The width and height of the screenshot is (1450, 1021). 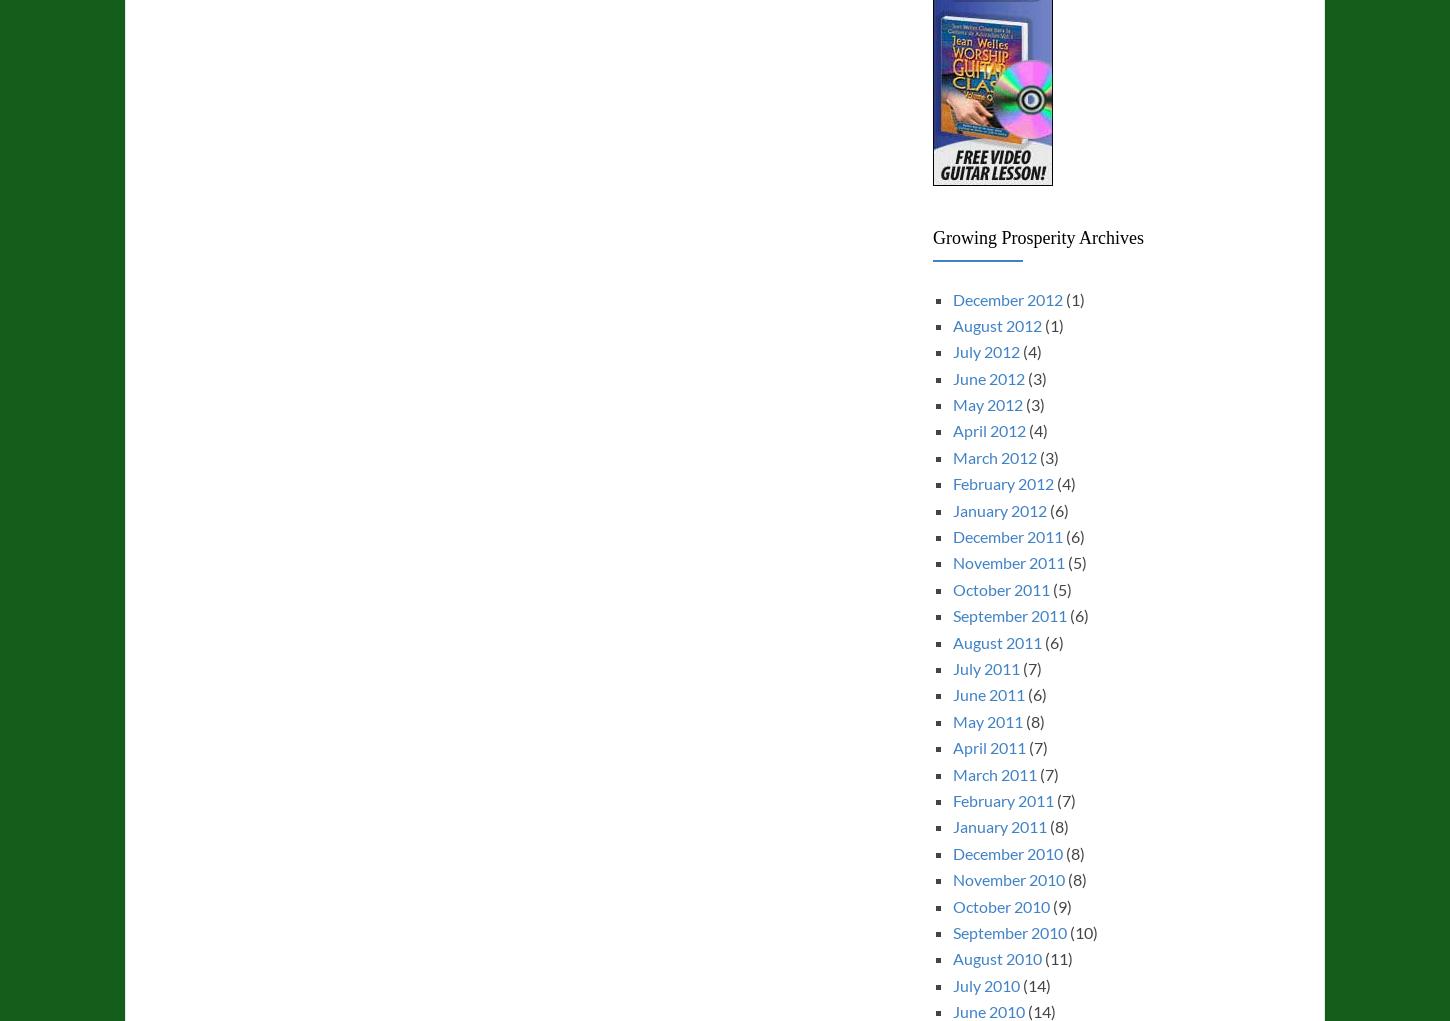 What do you see at coordinates (951, 615) in the screenshot?
I see `'September 2011'` at bounding box center [951, 615].